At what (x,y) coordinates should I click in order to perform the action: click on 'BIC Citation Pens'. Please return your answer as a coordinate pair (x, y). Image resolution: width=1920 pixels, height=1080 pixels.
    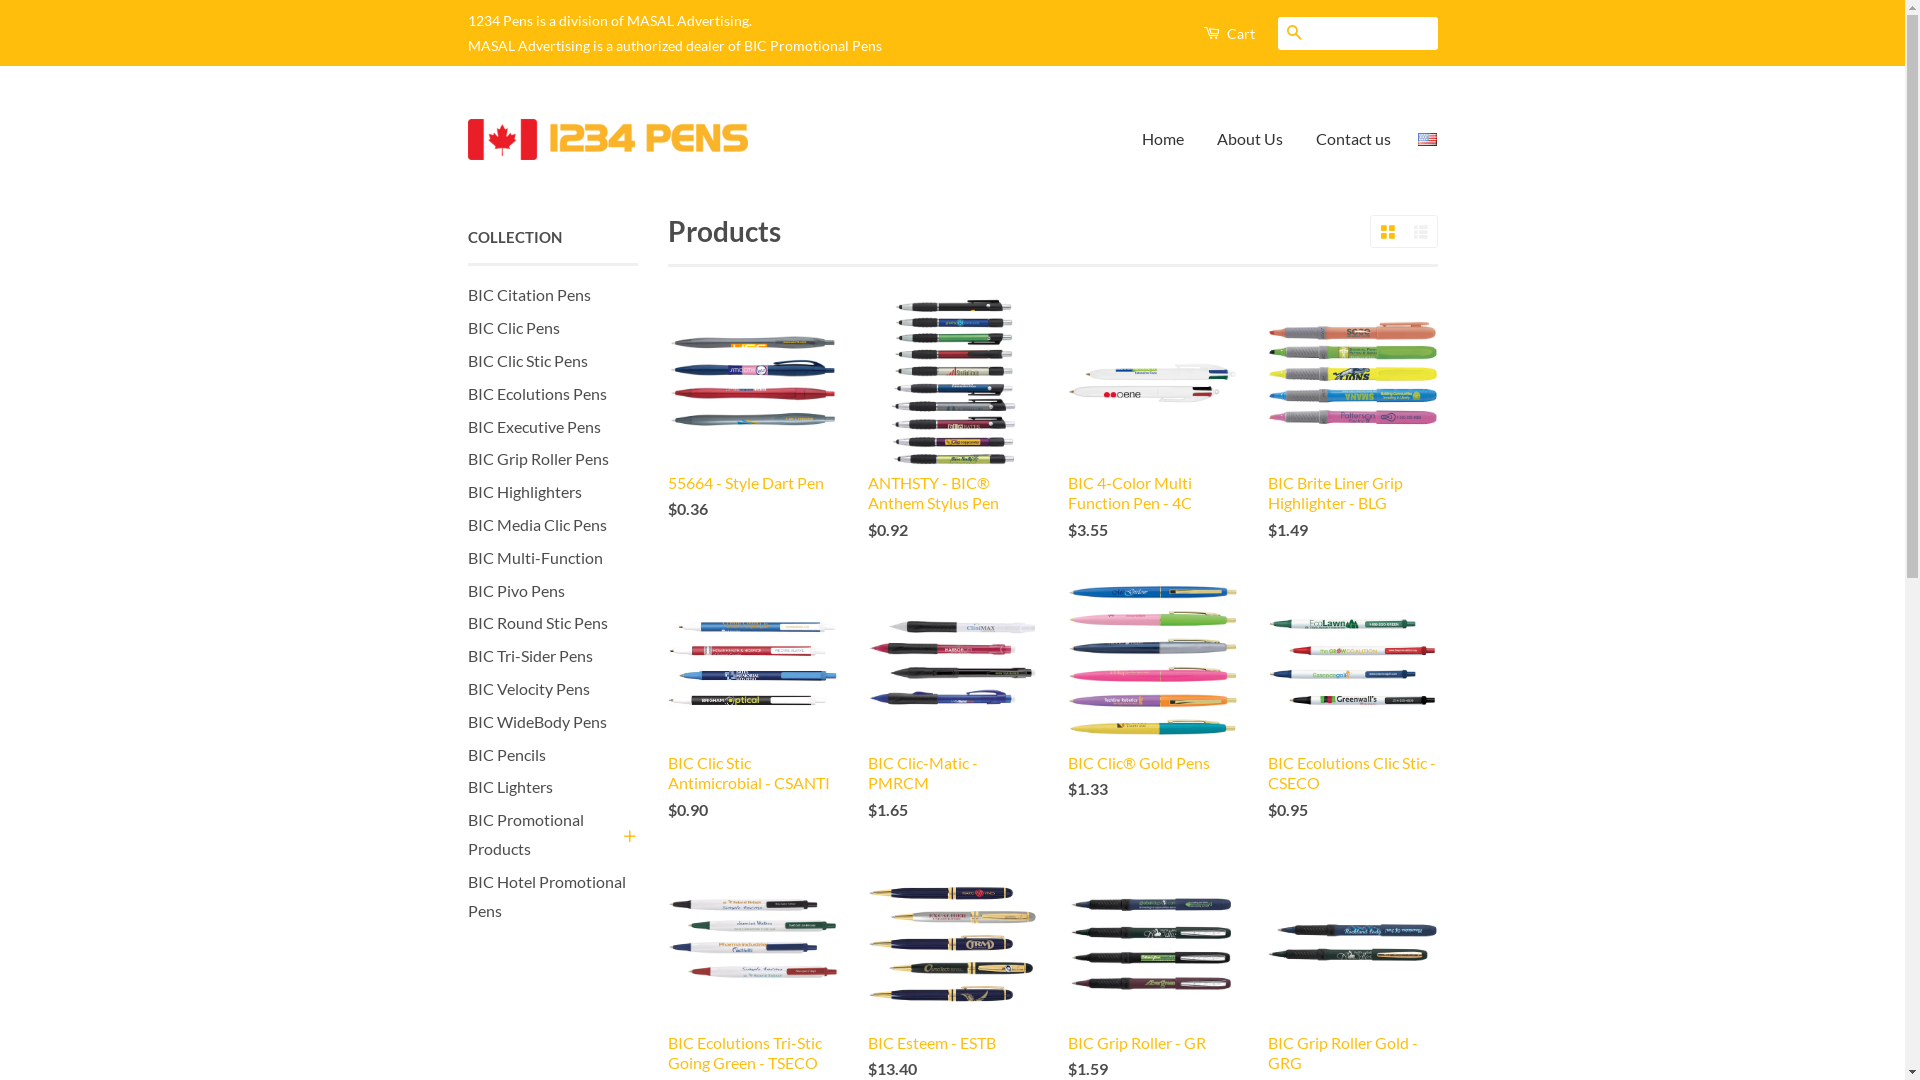
    Looking at the image, I should click on (529, 294).